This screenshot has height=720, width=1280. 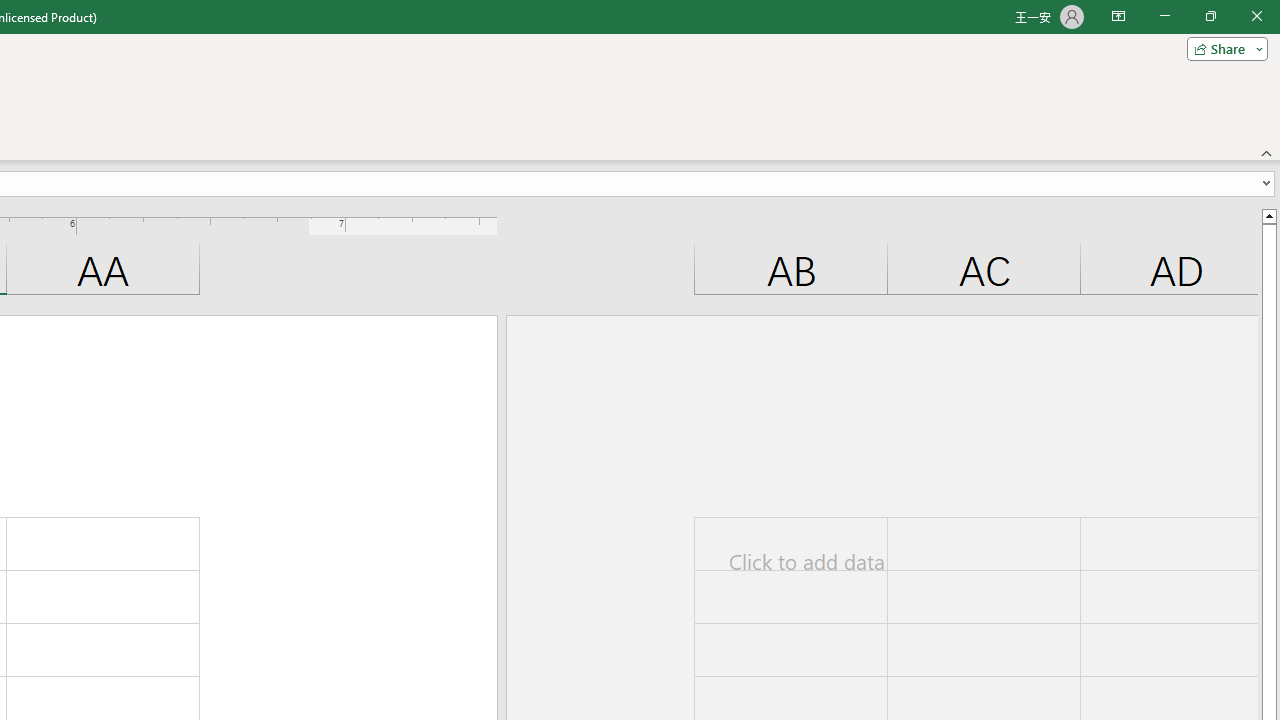 I want to click on 'Line up', so click(x=1268, y=215).